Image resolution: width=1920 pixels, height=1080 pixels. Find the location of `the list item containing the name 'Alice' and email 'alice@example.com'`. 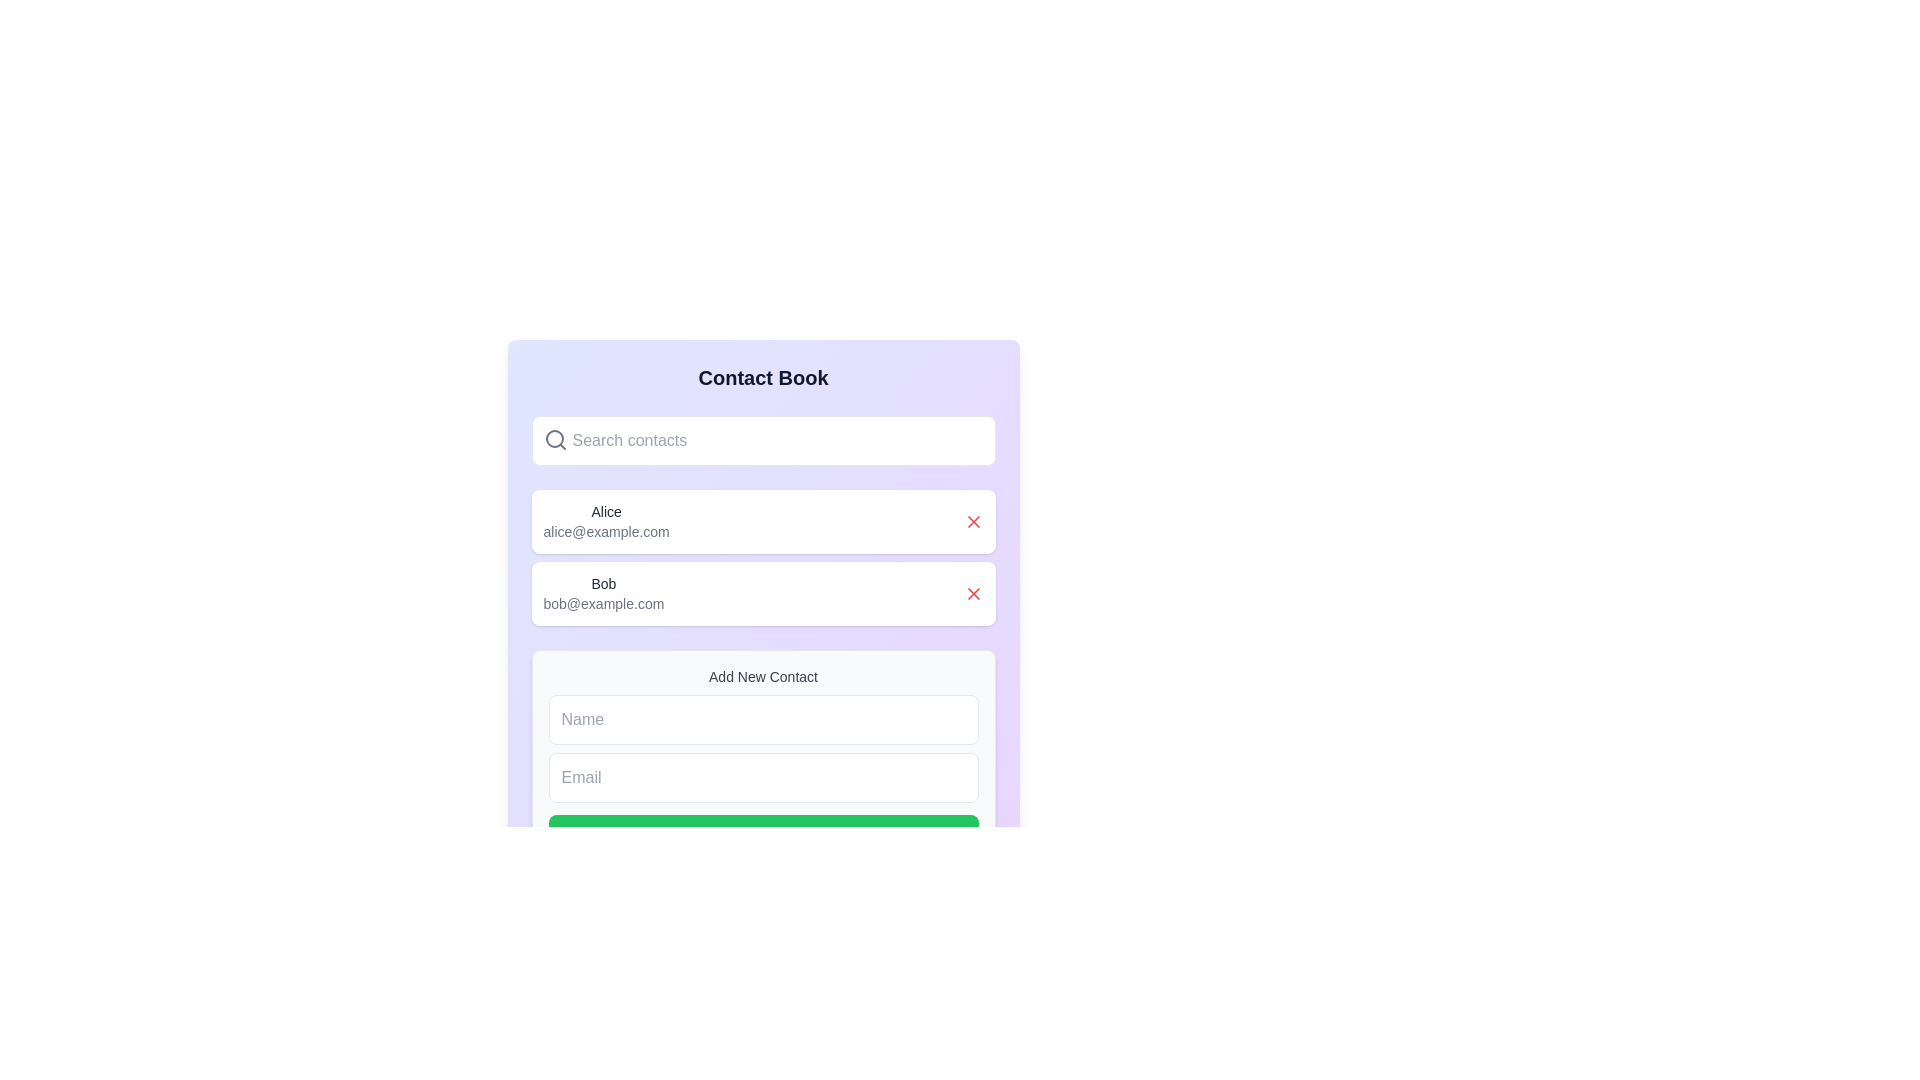

the list item containing the name 'Alice' and email 'alice@example.com' is located at coordinates (605, 520).